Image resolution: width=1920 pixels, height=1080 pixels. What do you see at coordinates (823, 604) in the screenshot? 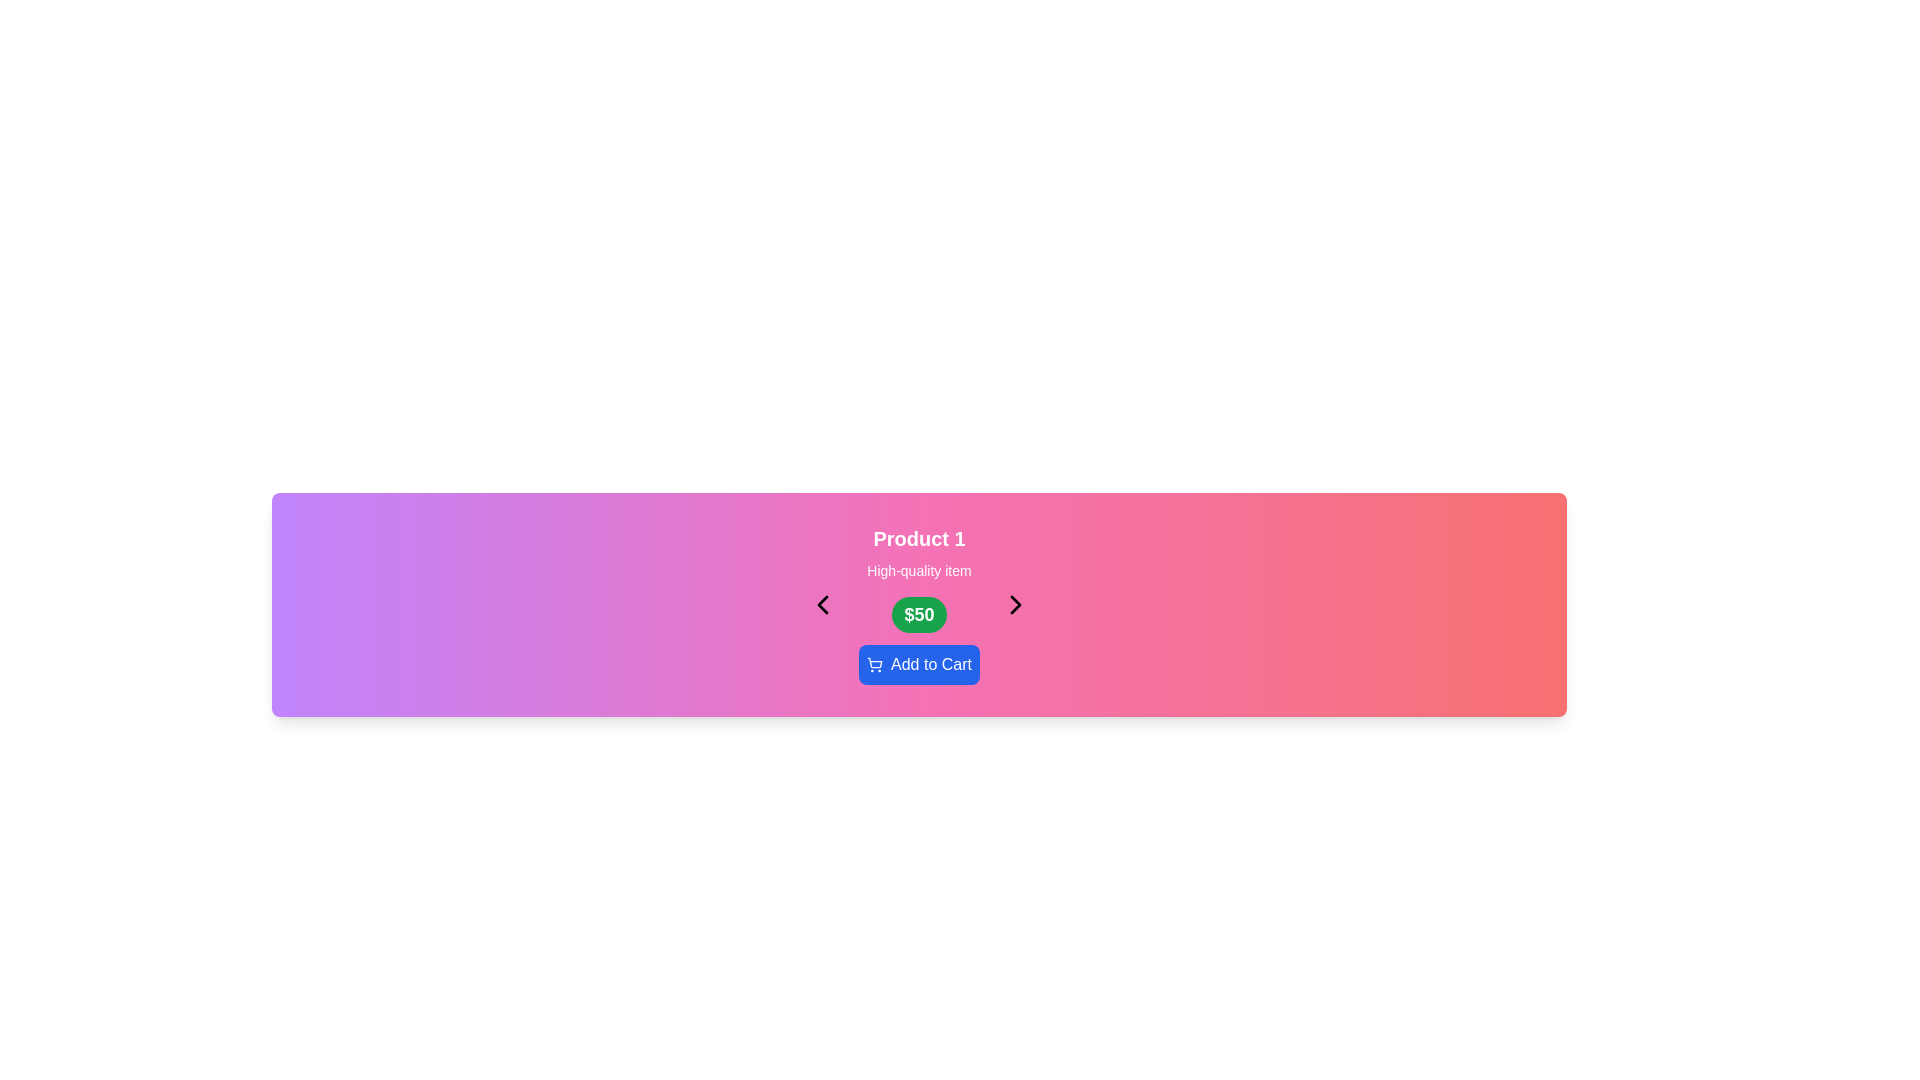
I see `the backward navigation button styled as an SVG icon located to the left of the green price indicator ($50) for keyboard interaction` at bounding box center [823, 604].